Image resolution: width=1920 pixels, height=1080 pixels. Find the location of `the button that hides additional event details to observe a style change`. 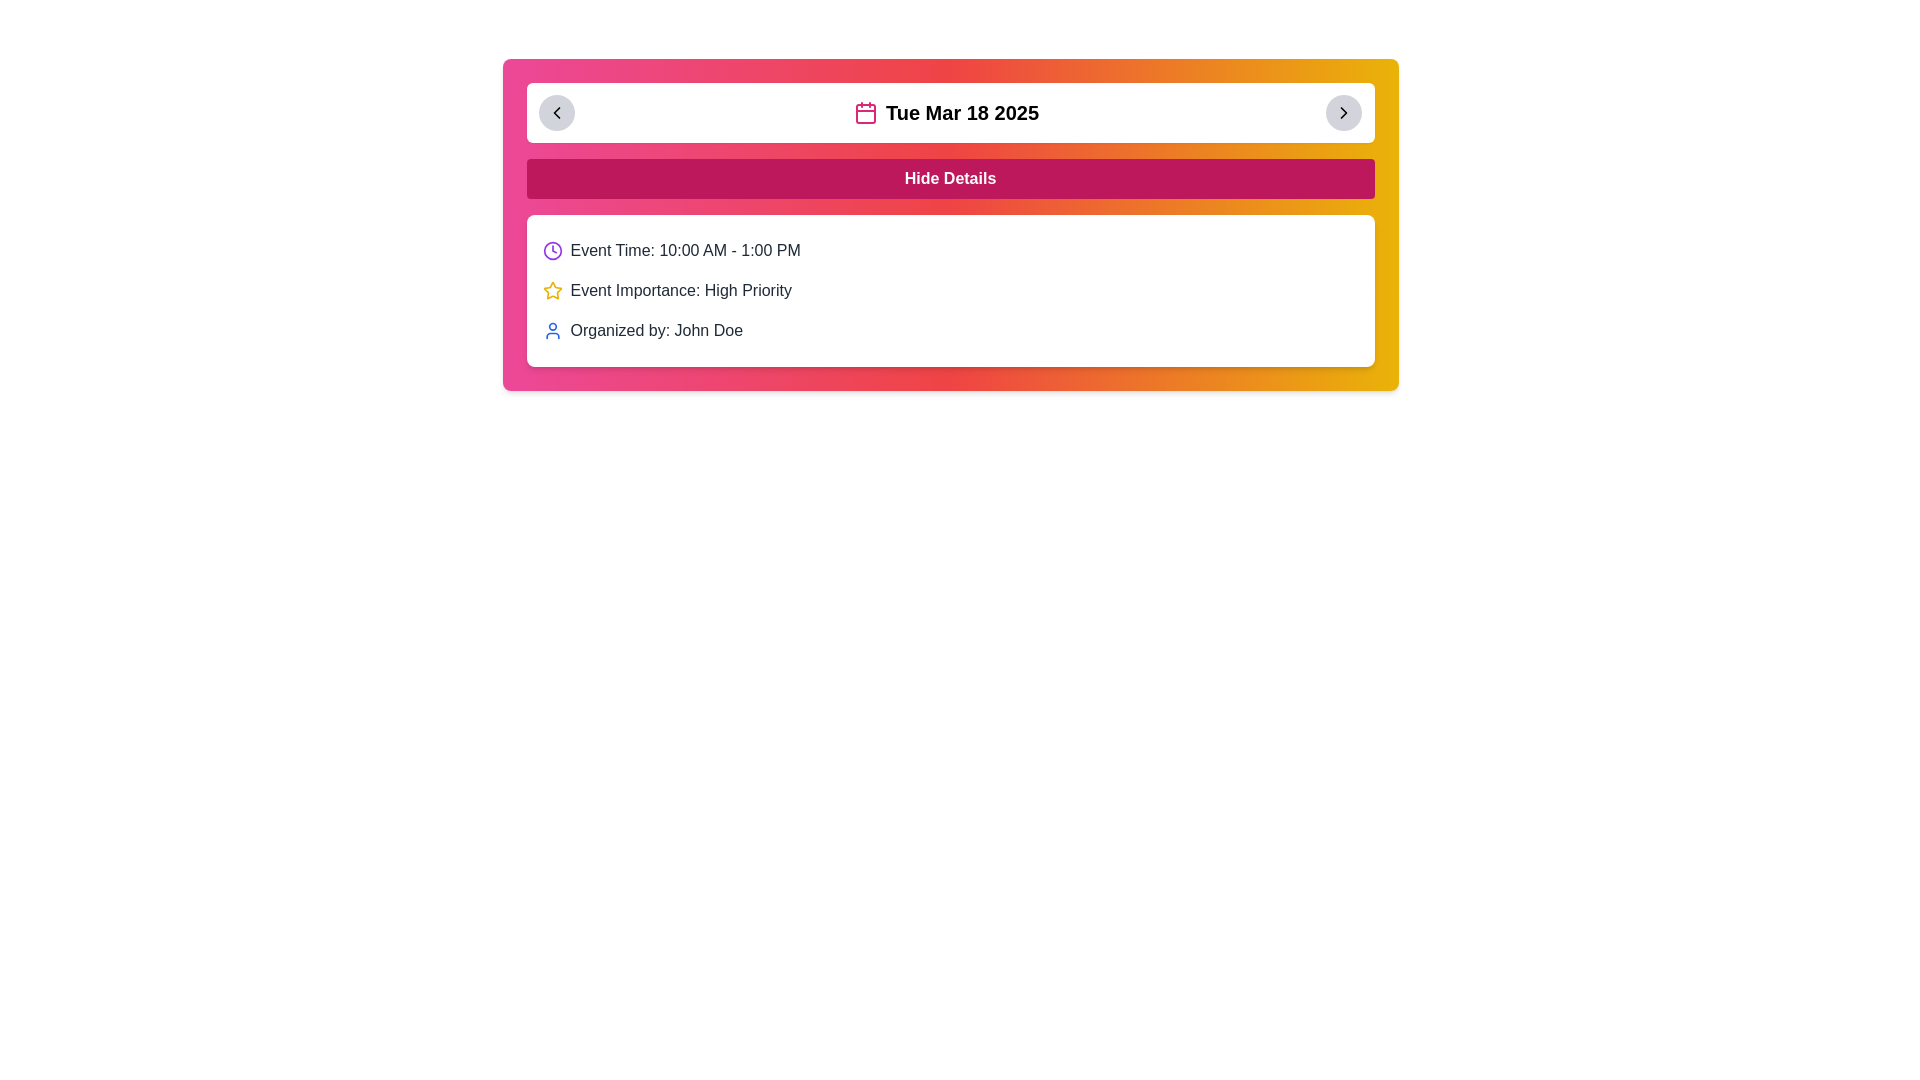

the button that hides additional event details to observe a style change is located at coordinates (949, 177).